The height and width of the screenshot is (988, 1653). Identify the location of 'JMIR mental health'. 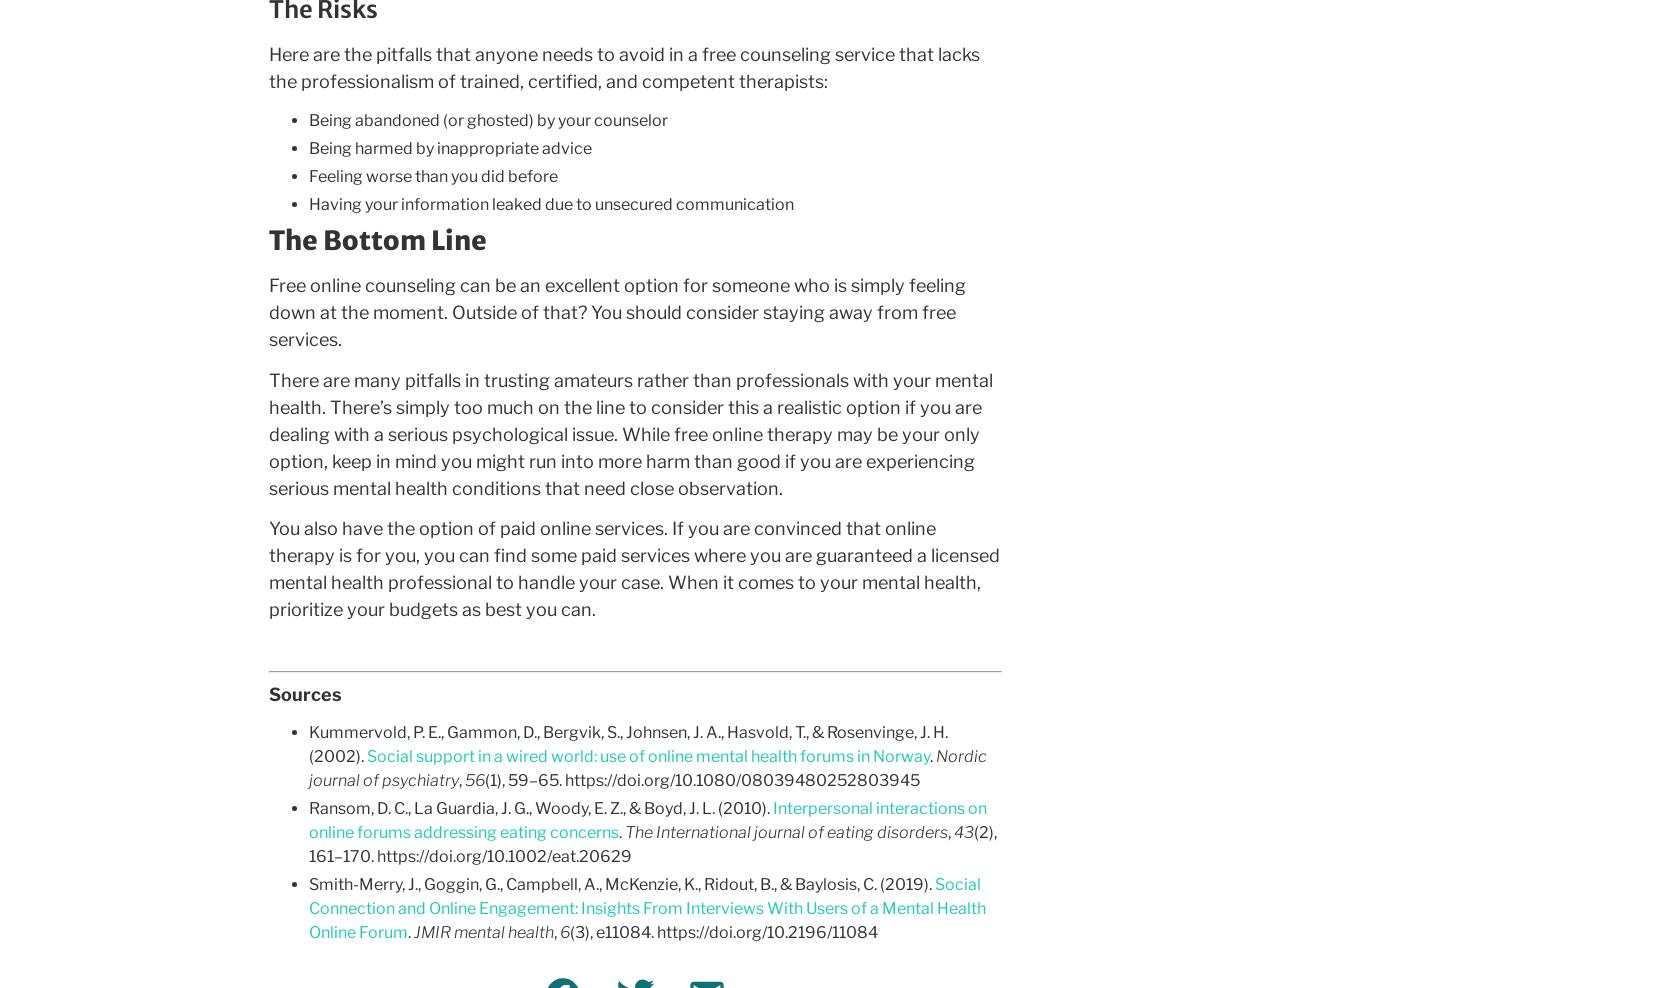
(482, 932).